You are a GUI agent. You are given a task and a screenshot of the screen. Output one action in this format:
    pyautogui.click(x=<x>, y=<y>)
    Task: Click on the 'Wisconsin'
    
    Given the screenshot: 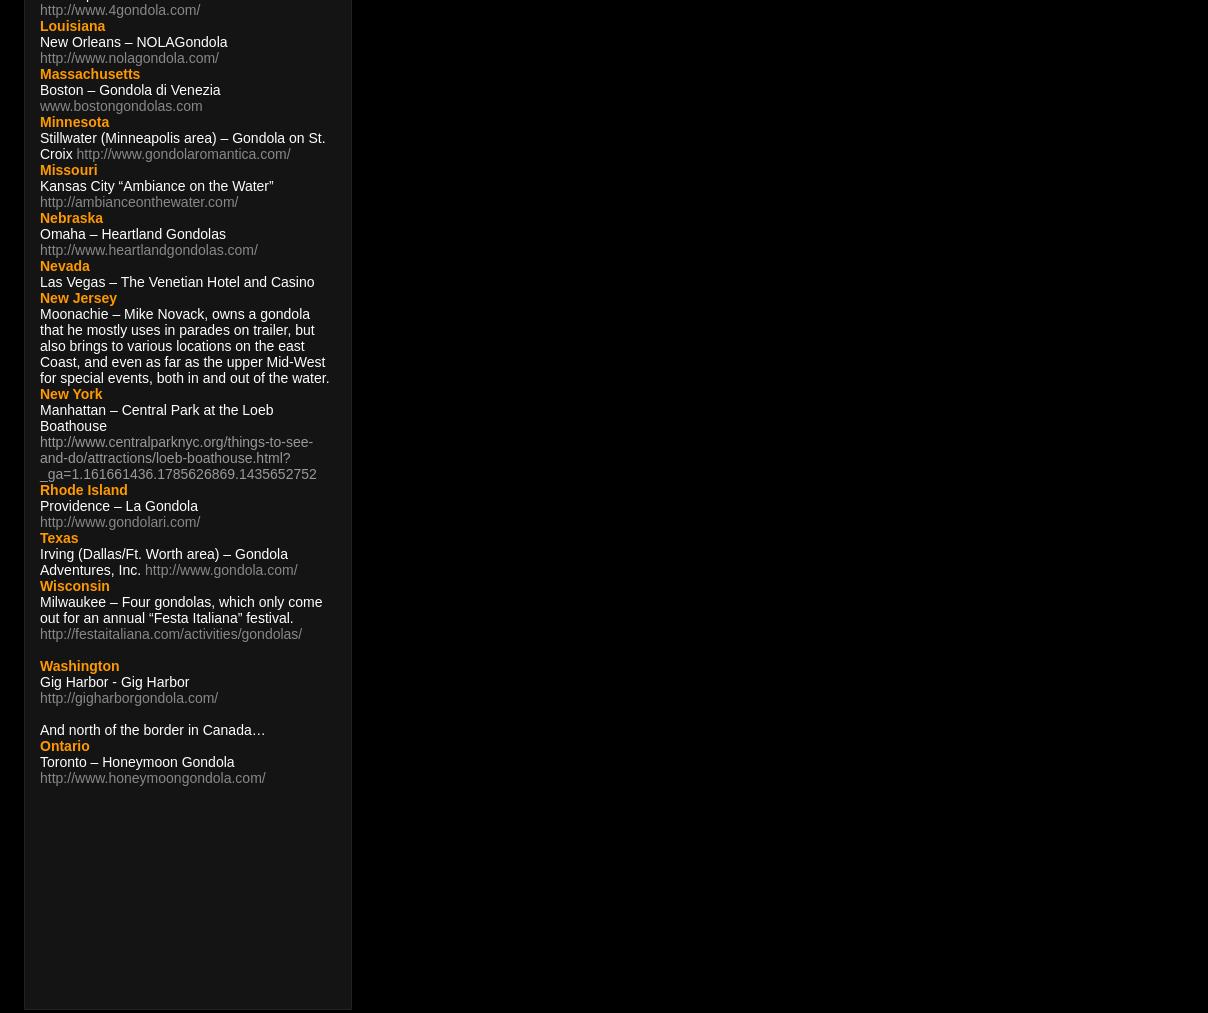 What is the action you would take?
    pyautogui.click(x=73, y=586)
    